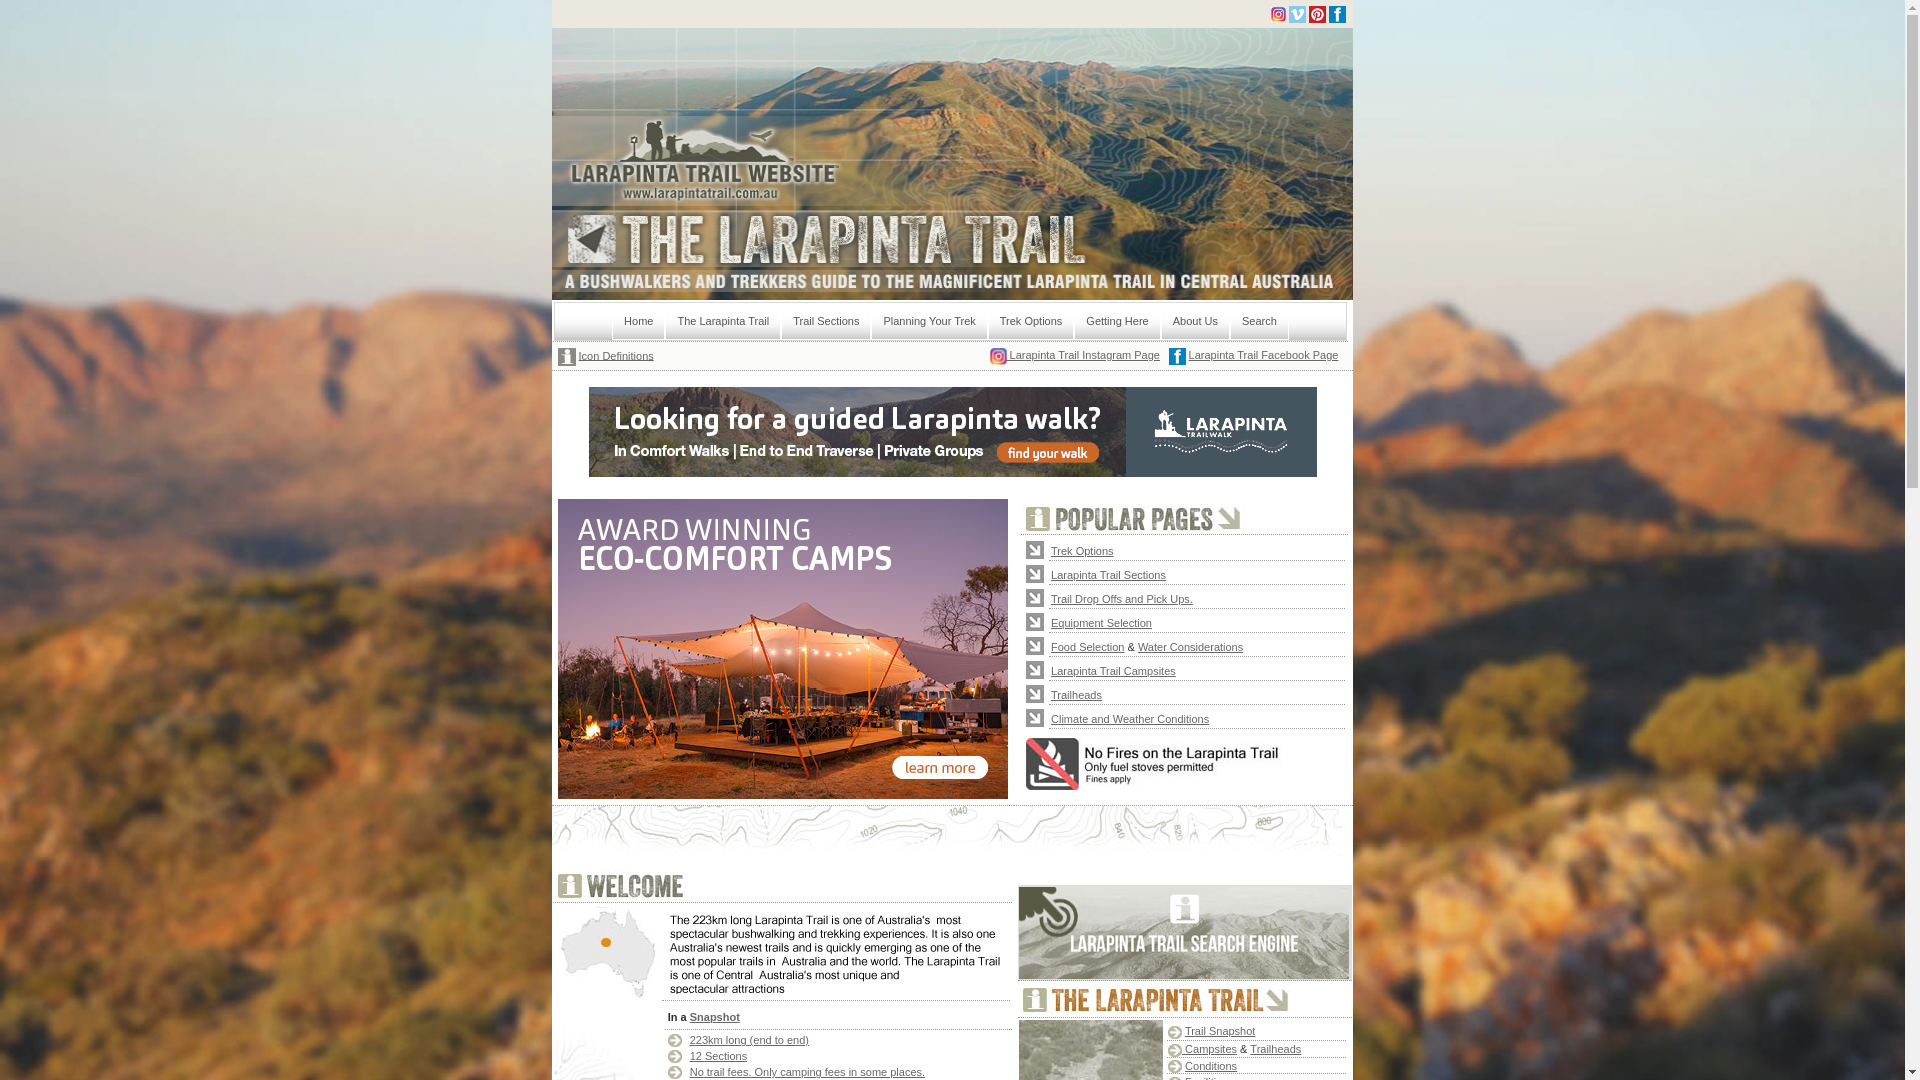 The width and height of the screenshot is (1920, 1080). I want to click on 'Getting Here', so click(1116, 320).